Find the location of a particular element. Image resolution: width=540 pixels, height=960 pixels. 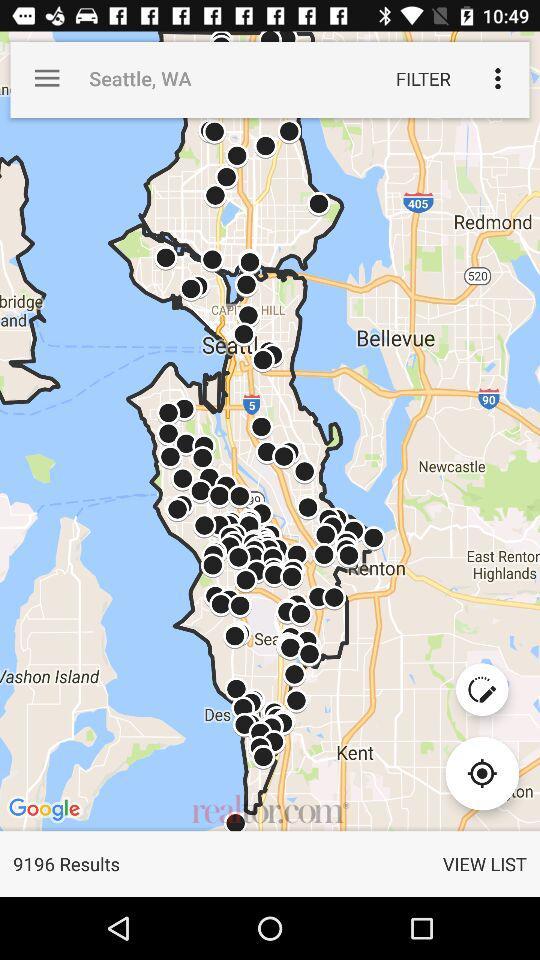

the edit icon is located at coordinates (481, 689).